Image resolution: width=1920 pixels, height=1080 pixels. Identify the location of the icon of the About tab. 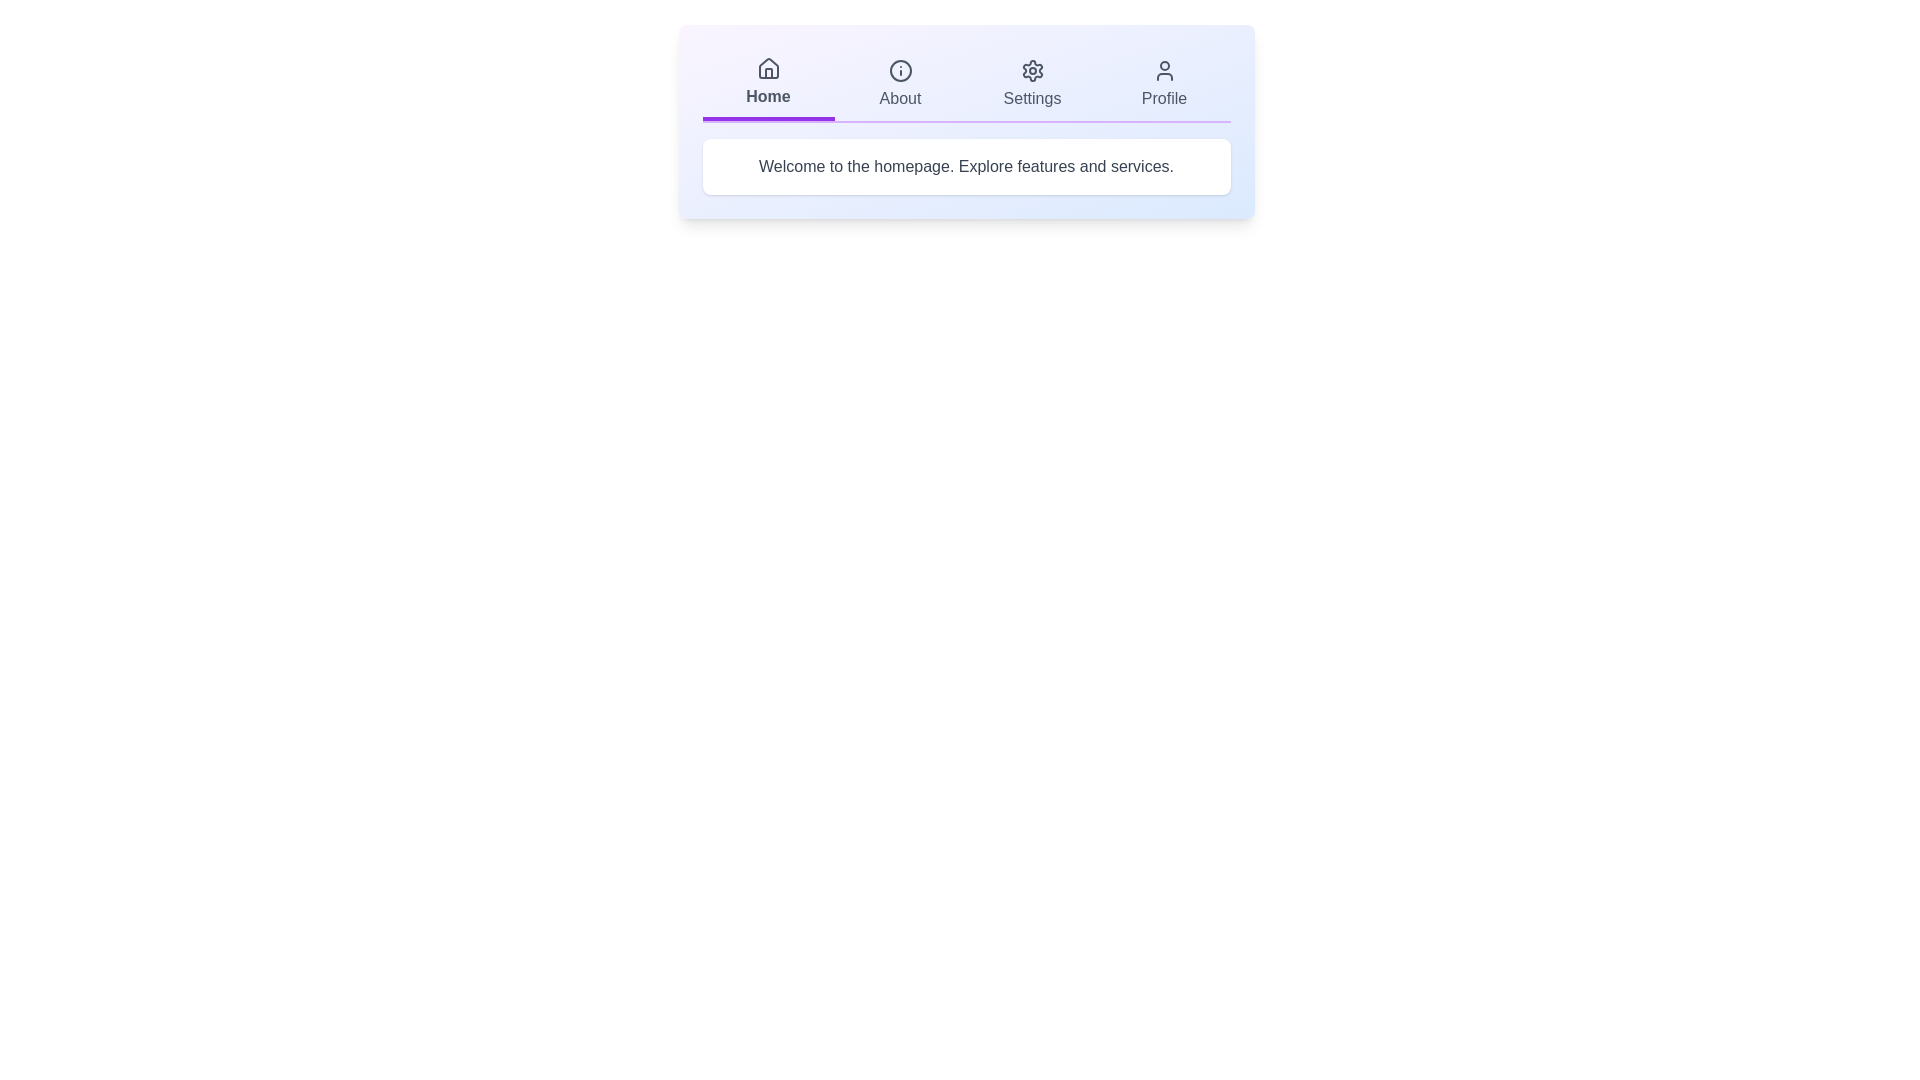
(899, 69).